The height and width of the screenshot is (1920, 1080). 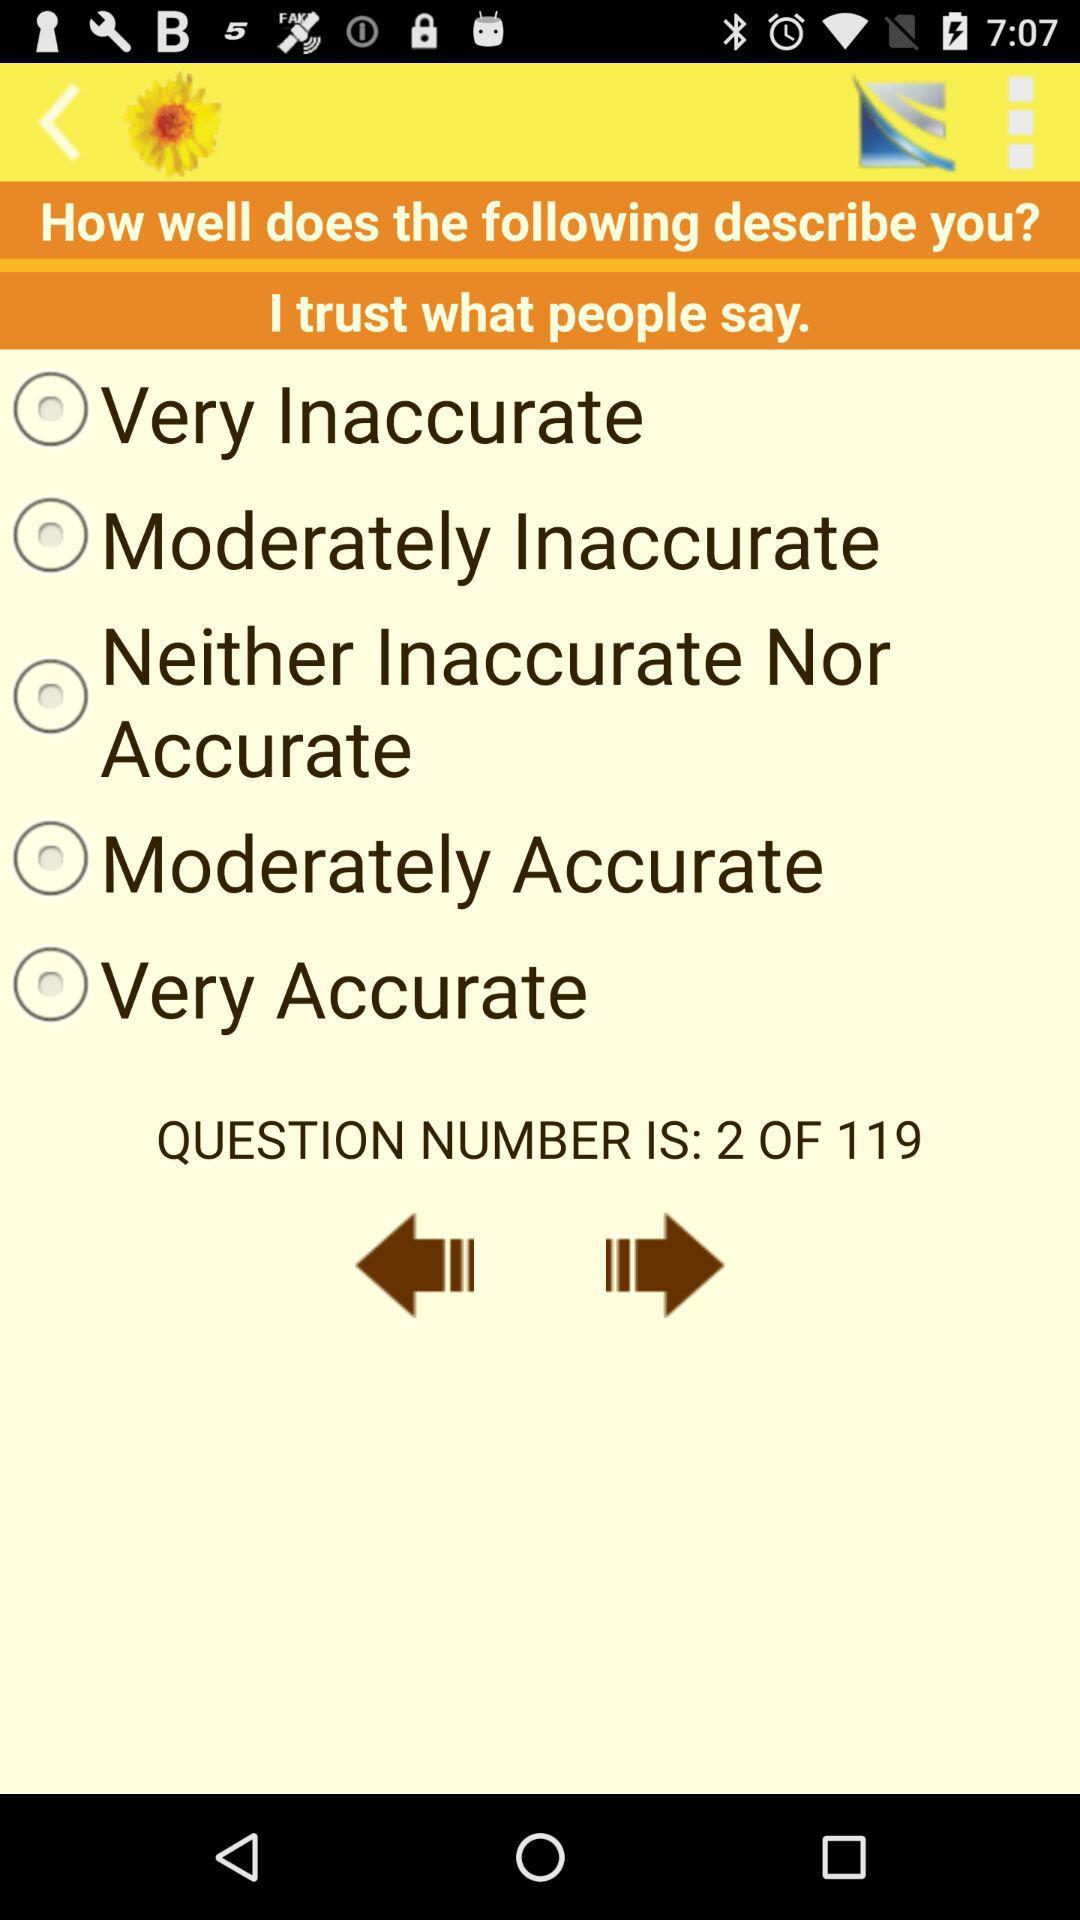 I want to click on the item above the question number is item, so click(x=294, y=987).